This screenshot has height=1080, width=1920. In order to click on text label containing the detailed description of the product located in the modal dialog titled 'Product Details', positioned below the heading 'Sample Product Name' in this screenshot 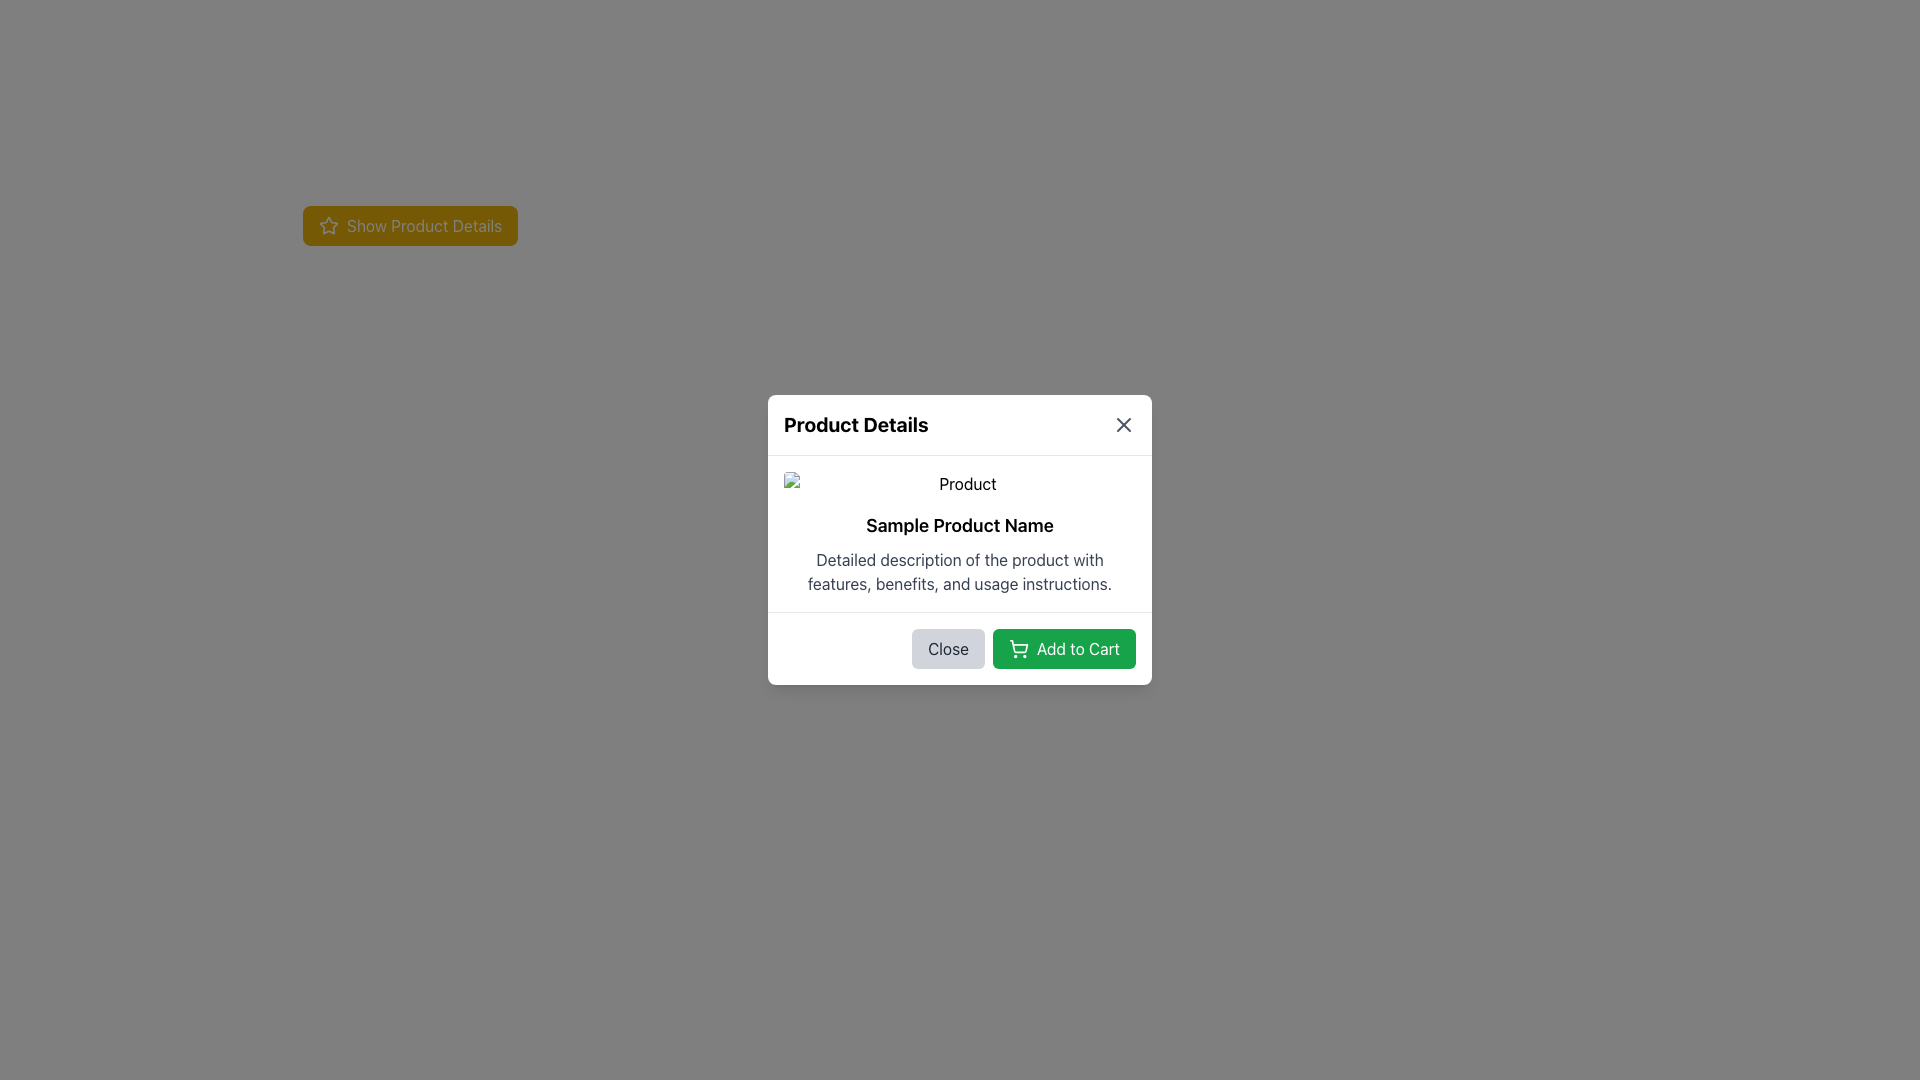, I will do `click(960, 571)`.